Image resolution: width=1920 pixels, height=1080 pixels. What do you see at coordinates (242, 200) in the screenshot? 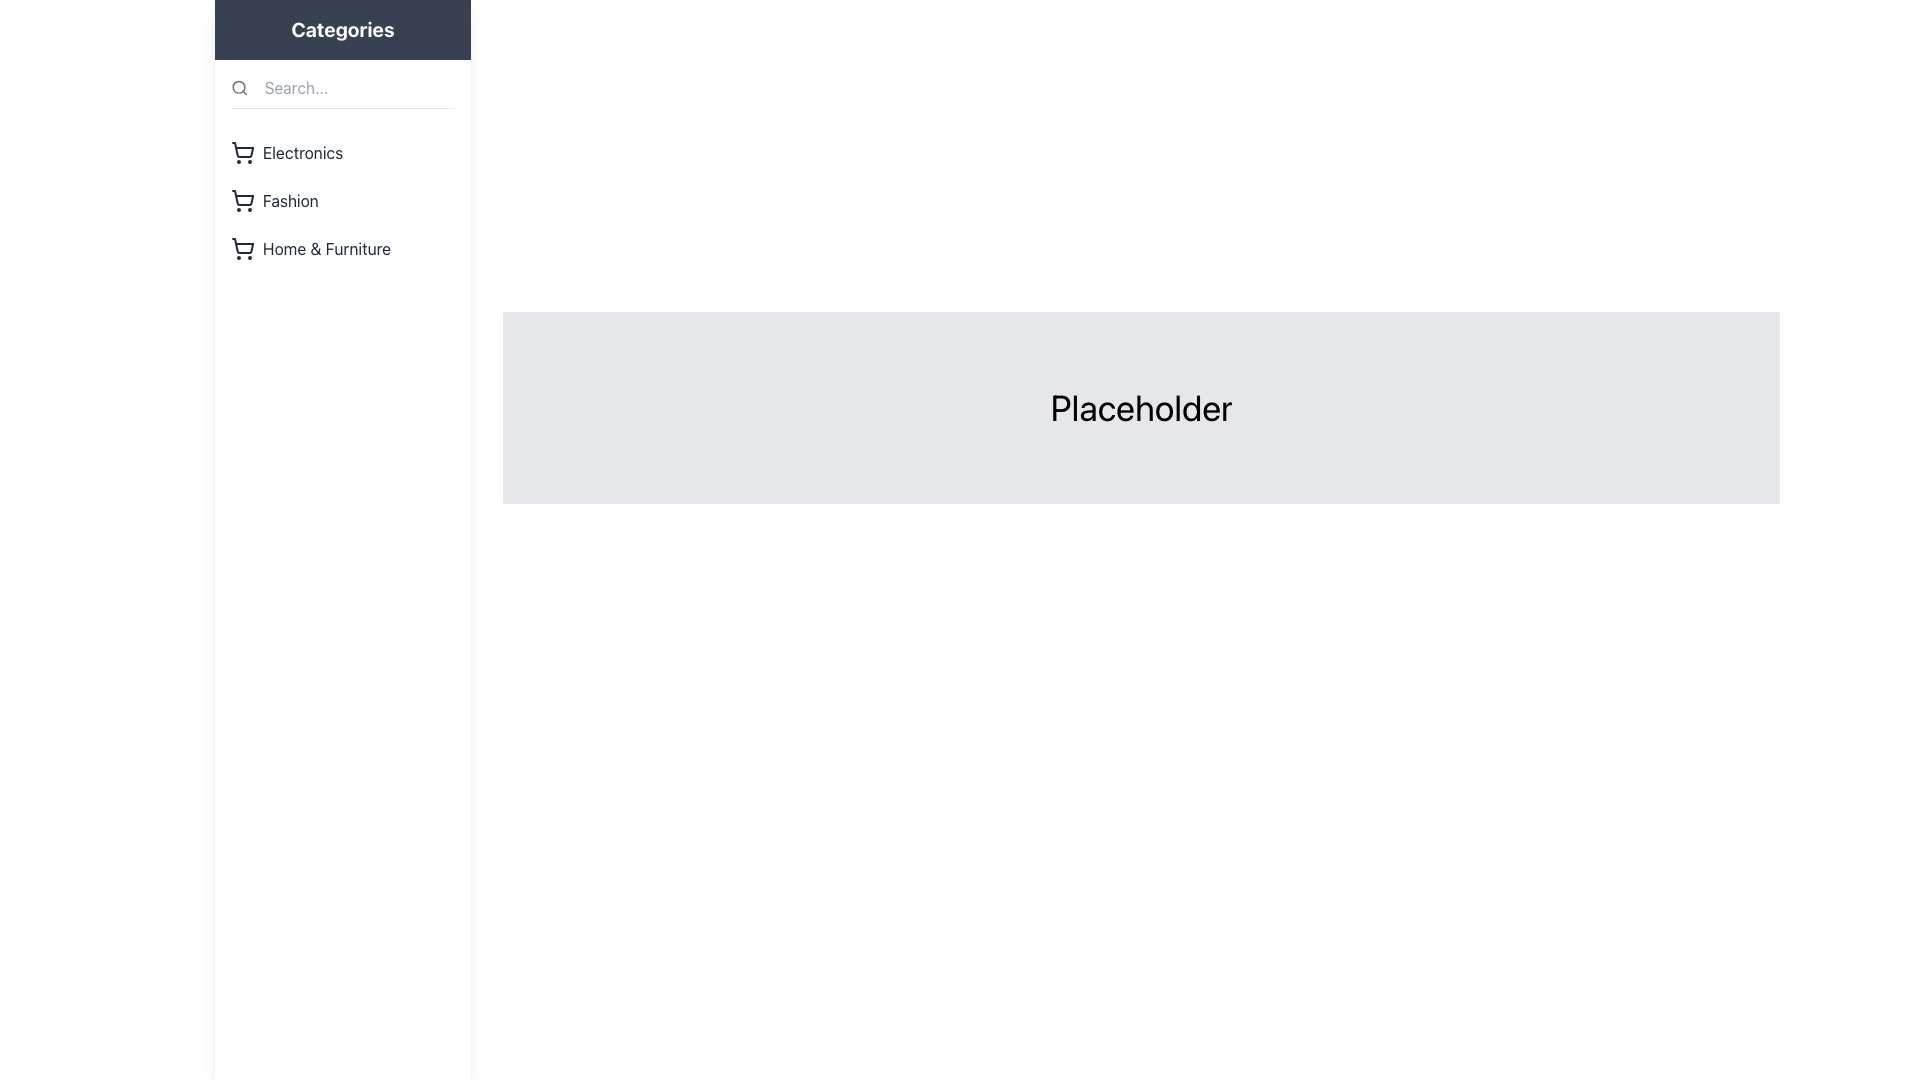
I see `the shopping cart icon associated with the 'Fashion' category, which is the second item in the left sidebar menu` at bounding box center [242, 200].